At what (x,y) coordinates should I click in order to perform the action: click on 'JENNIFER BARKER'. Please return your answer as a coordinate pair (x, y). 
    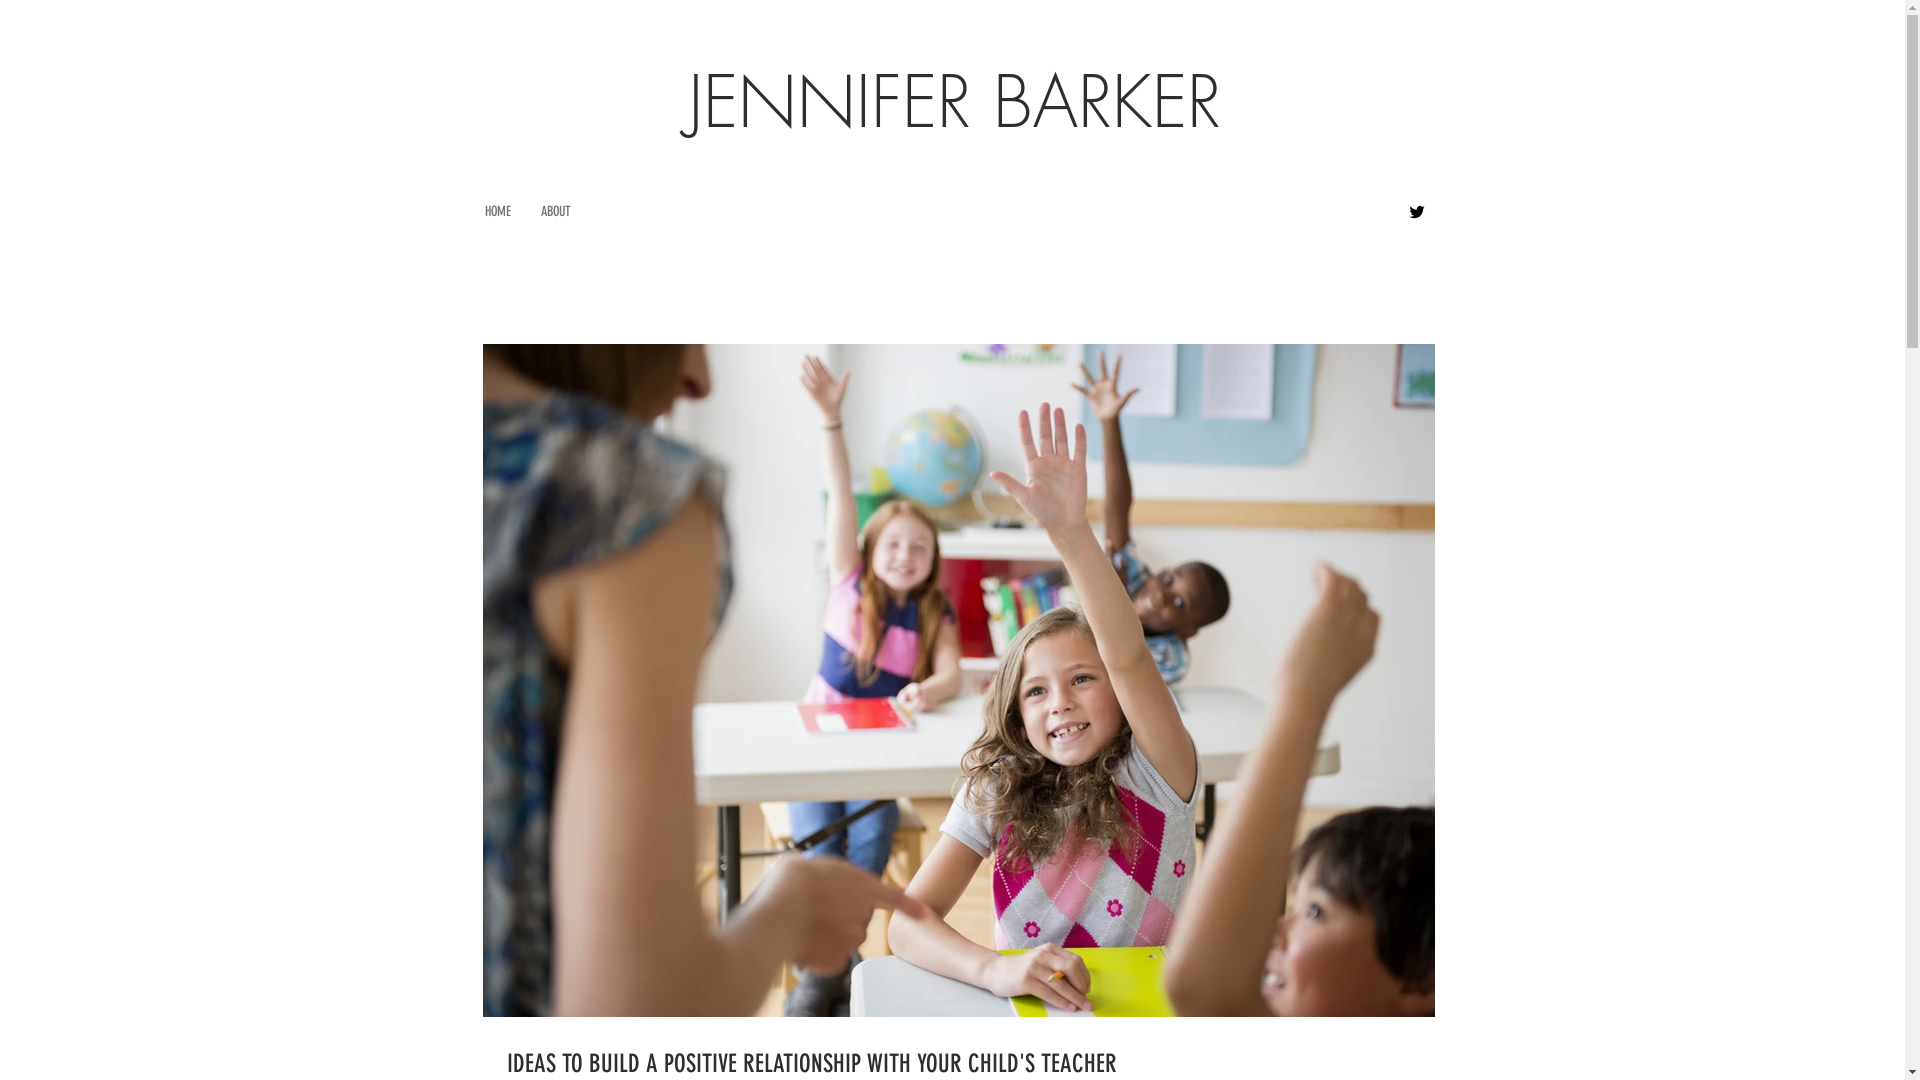
    Looking at the image, I should click on (953, 102).